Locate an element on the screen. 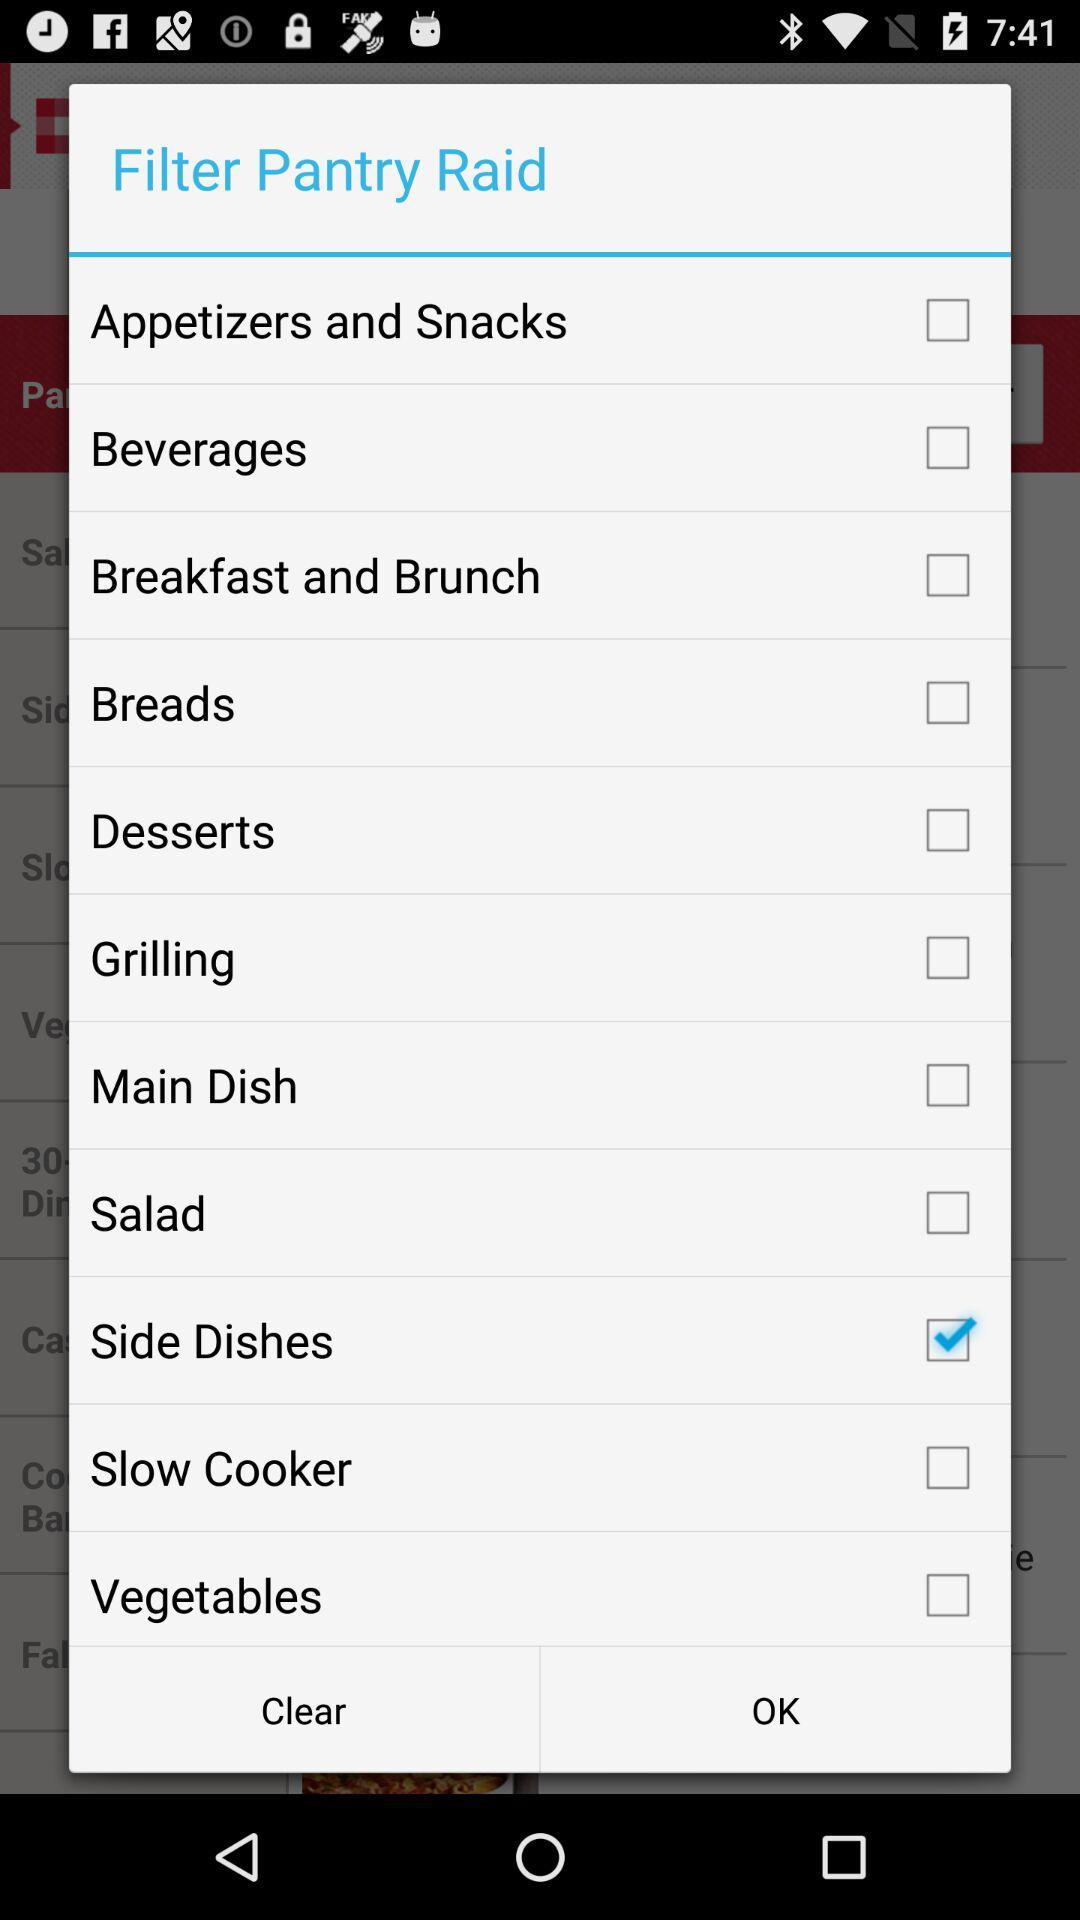  the main dish item is located at coordinates (540, 1084).